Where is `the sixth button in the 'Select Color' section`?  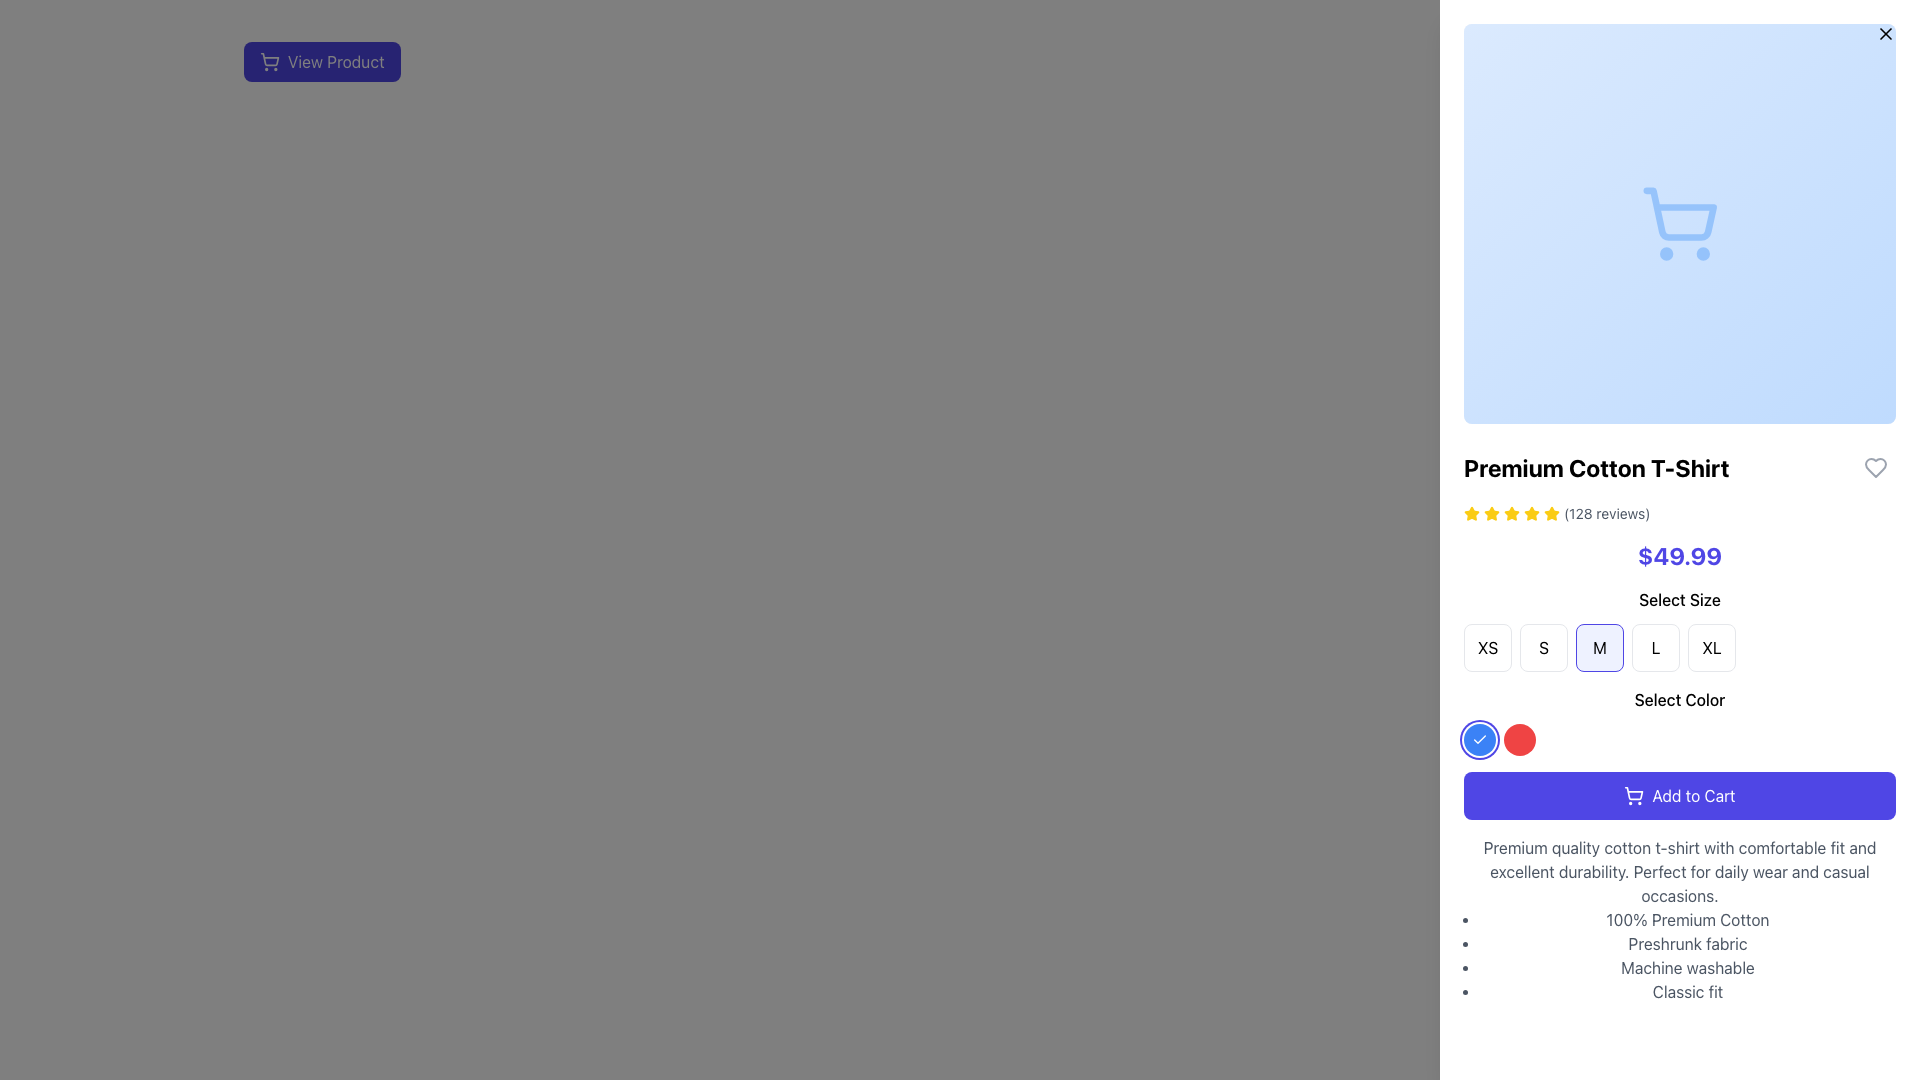 the sixth button in the 'Select Color' section is located at coordinates (1598, 740).